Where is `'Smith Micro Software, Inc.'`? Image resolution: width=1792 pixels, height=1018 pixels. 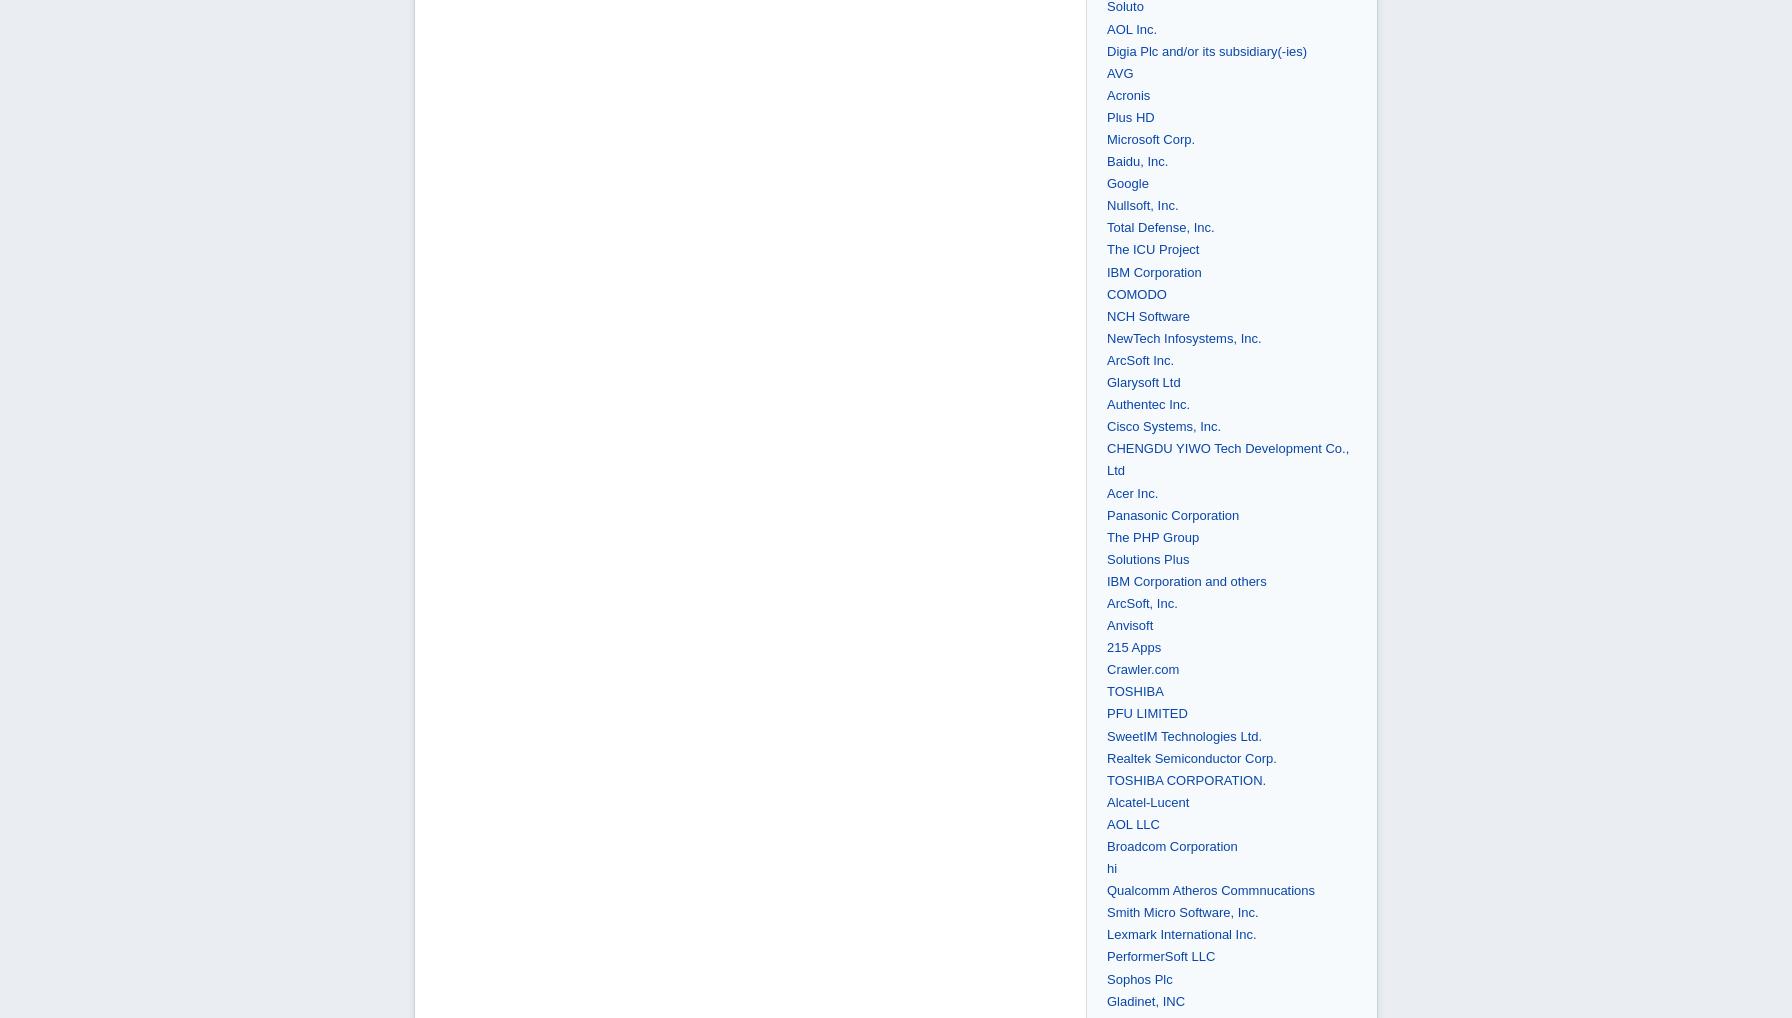 'Smith Micro Software, Inc.' is located at coordinates (1182, 912).